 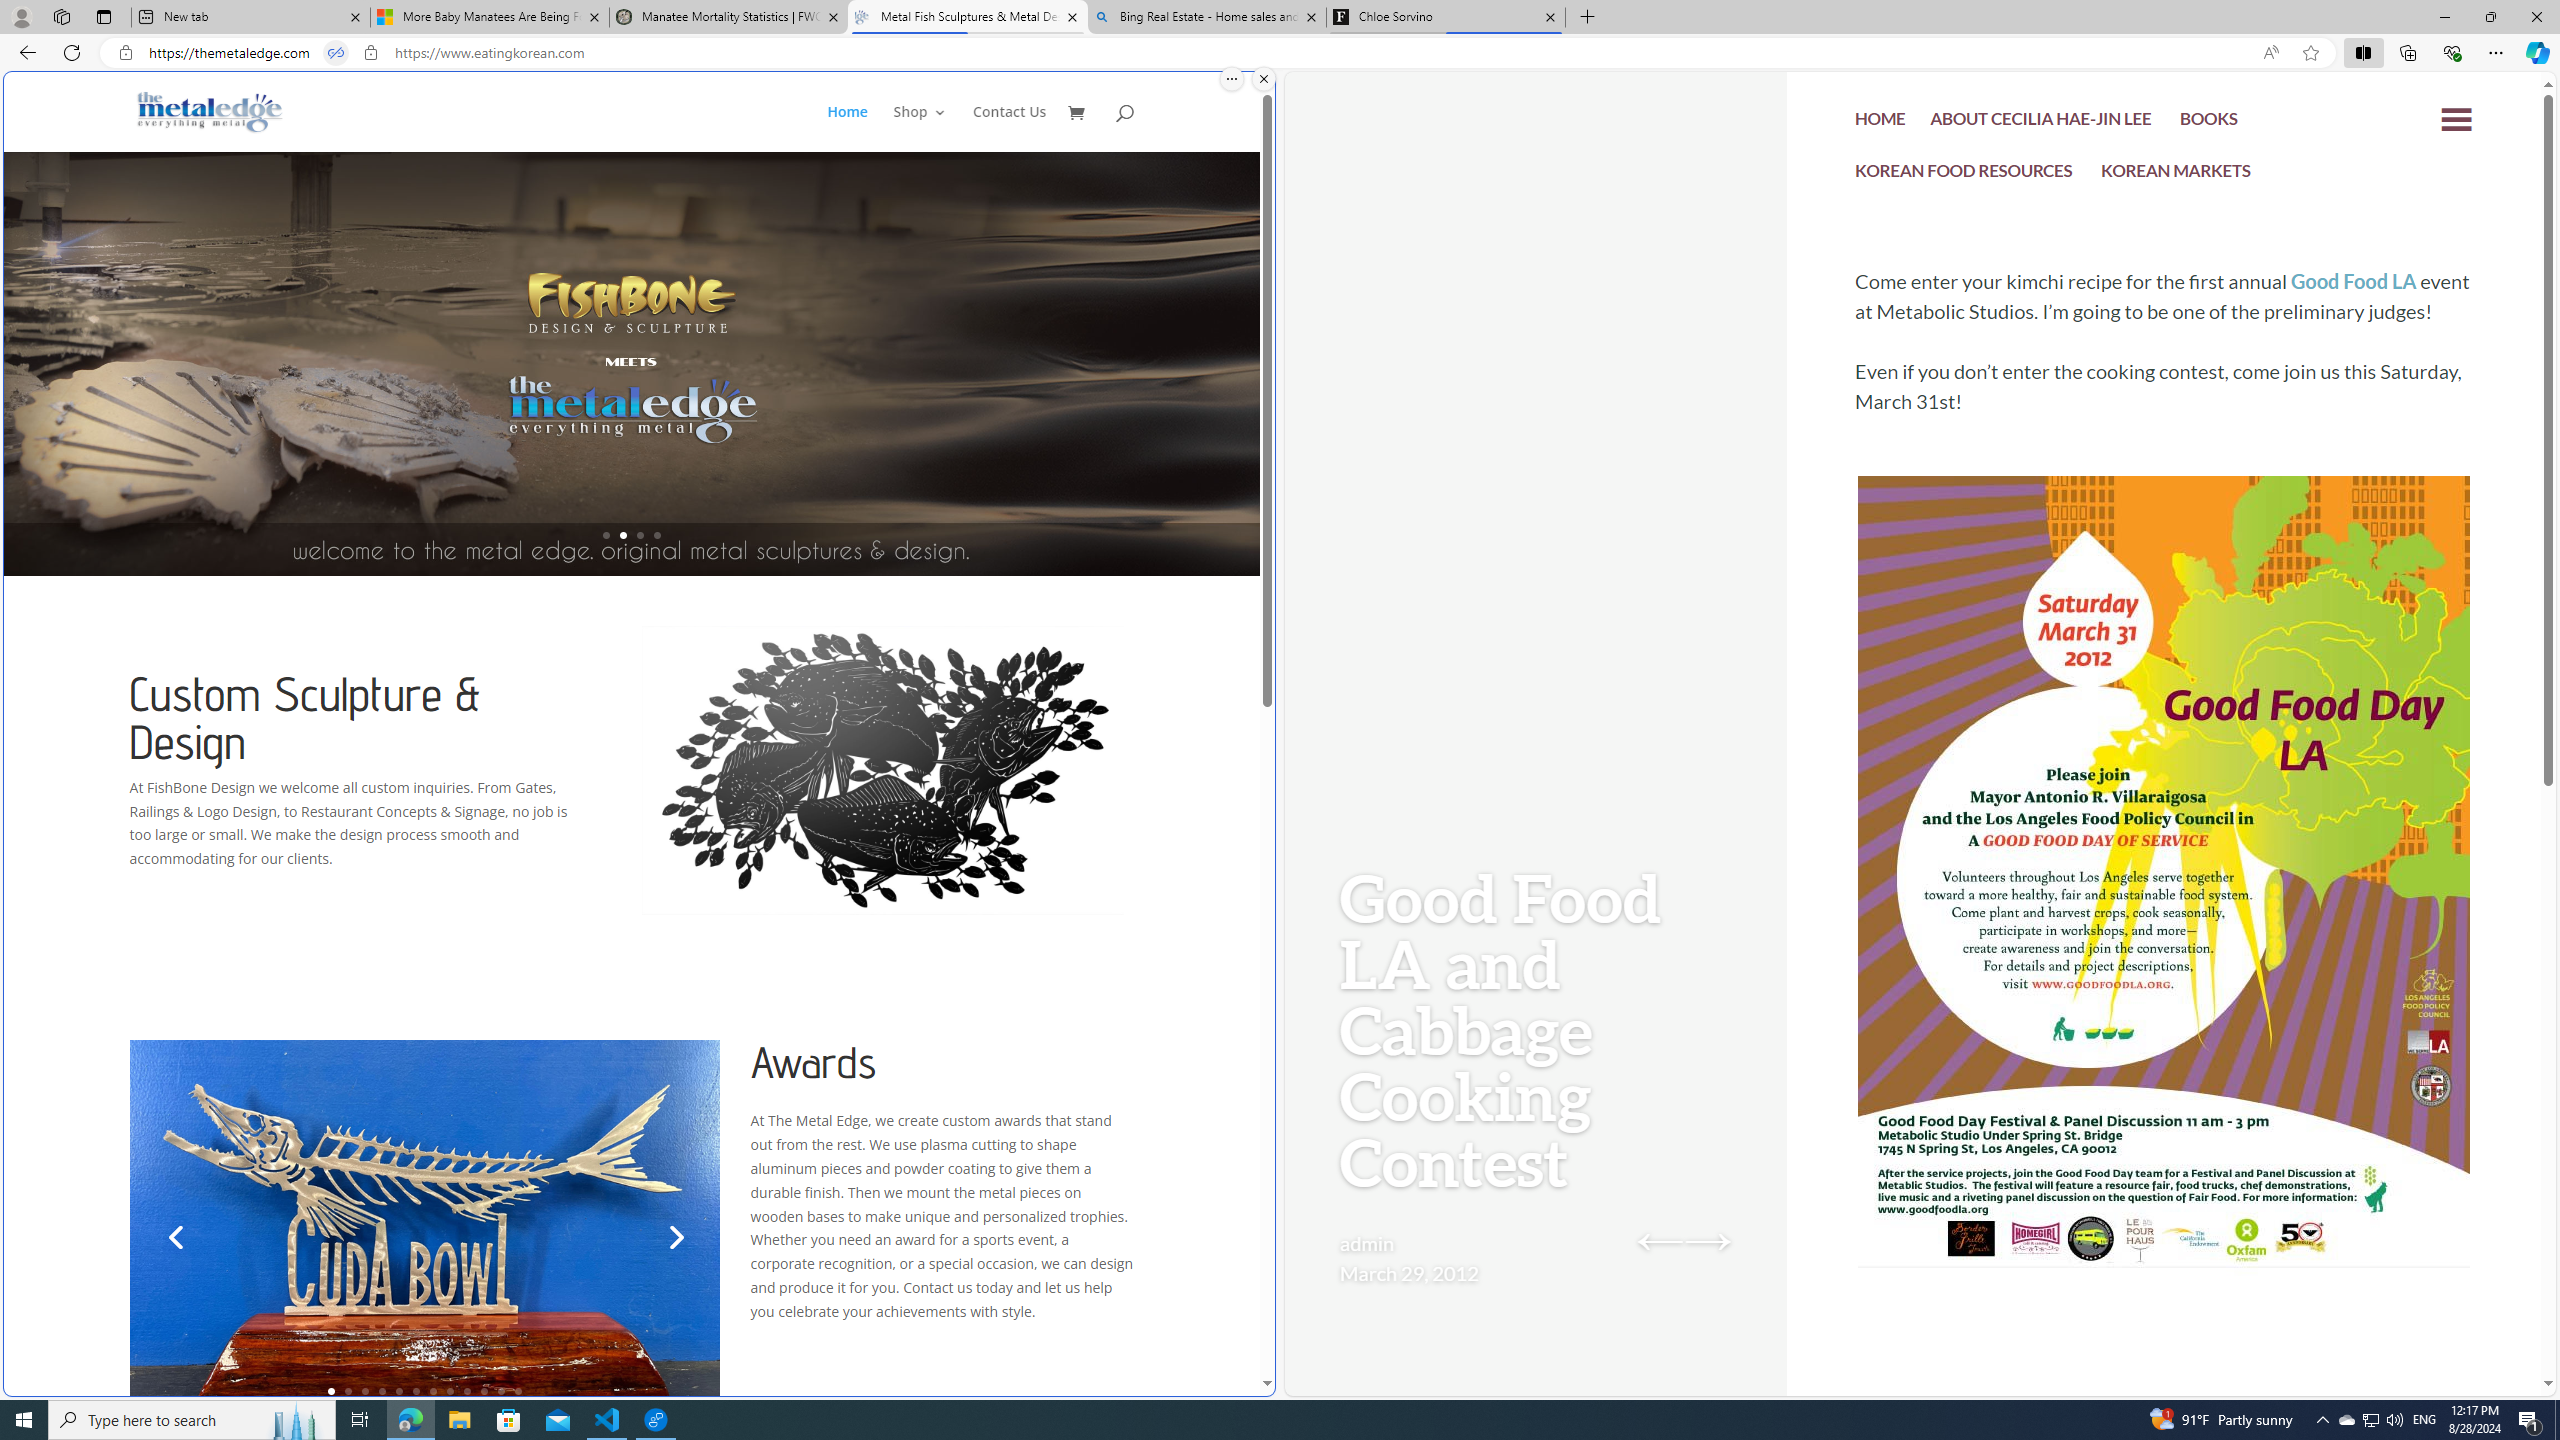 What do you see at coordinates (415, 1390) in the screenshot?
I see `'6'` at bounding box center [415, 1390].